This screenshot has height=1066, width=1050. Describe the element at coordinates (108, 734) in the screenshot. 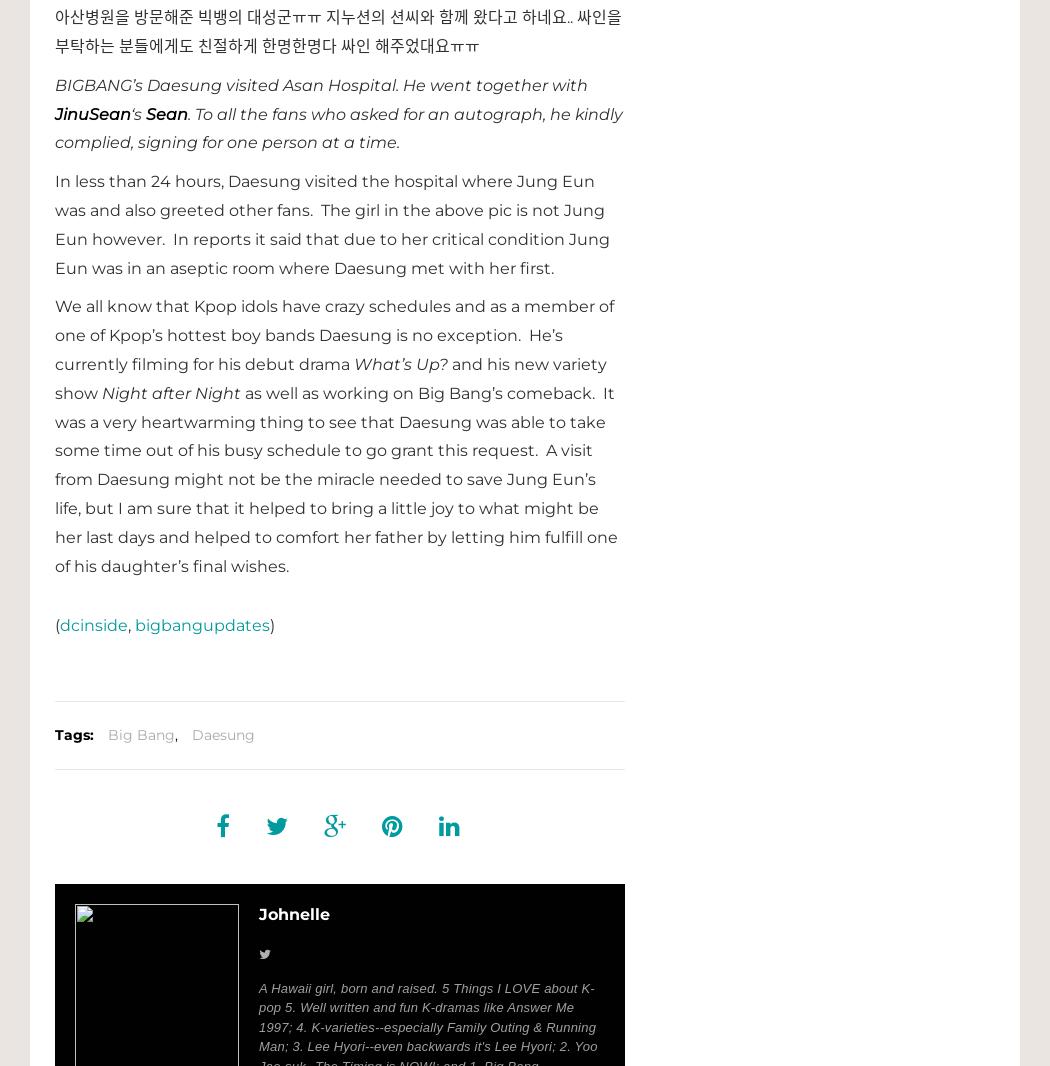

I see `'Big Bang'` at that location.